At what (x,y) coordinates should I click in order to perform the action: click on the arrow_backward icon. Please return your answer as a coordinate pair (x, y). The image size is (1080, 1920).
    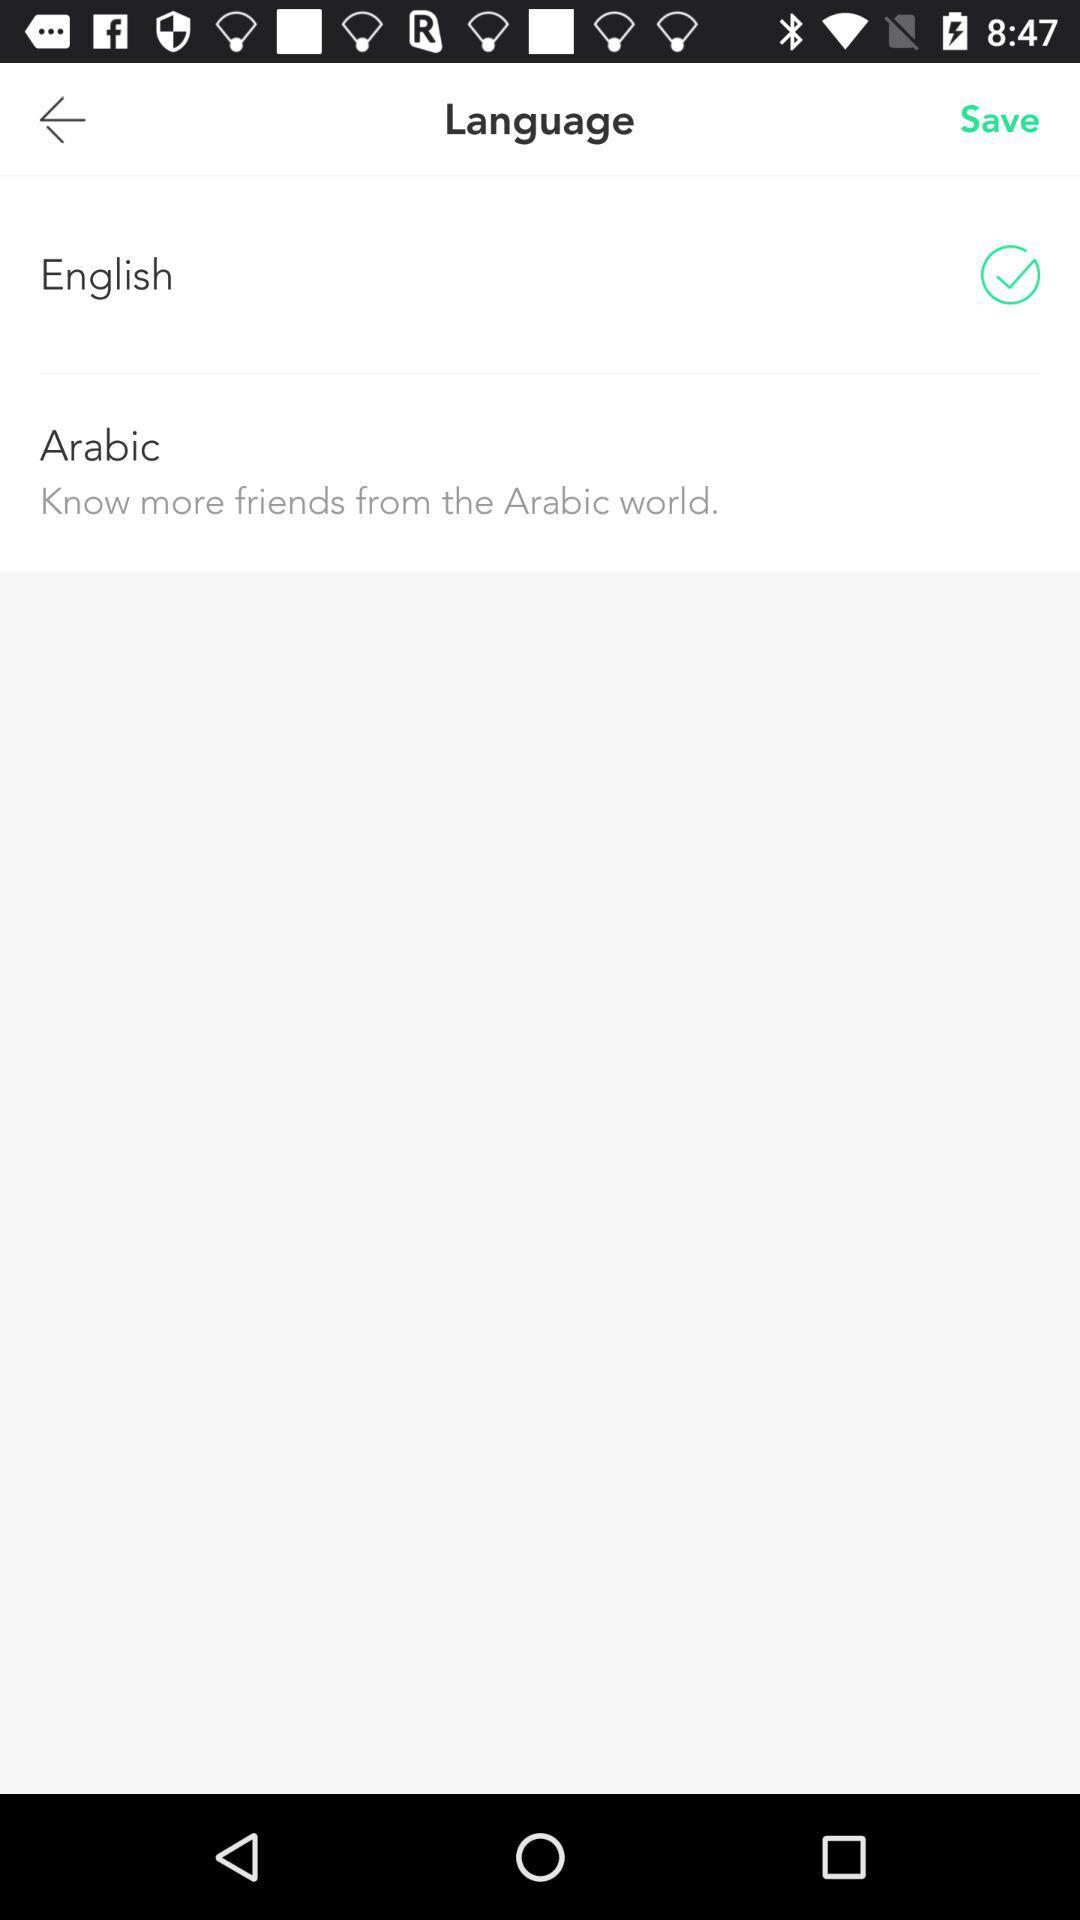
    Looking at the image, I should click on (61, 127).